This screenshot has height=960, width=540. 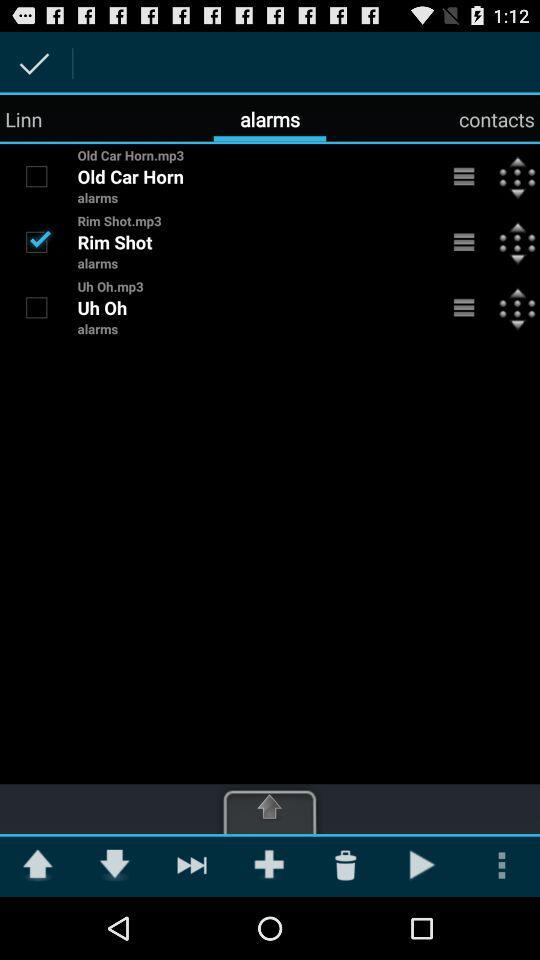 I want to click on check box to uh oh, so click(x=36, y=307).